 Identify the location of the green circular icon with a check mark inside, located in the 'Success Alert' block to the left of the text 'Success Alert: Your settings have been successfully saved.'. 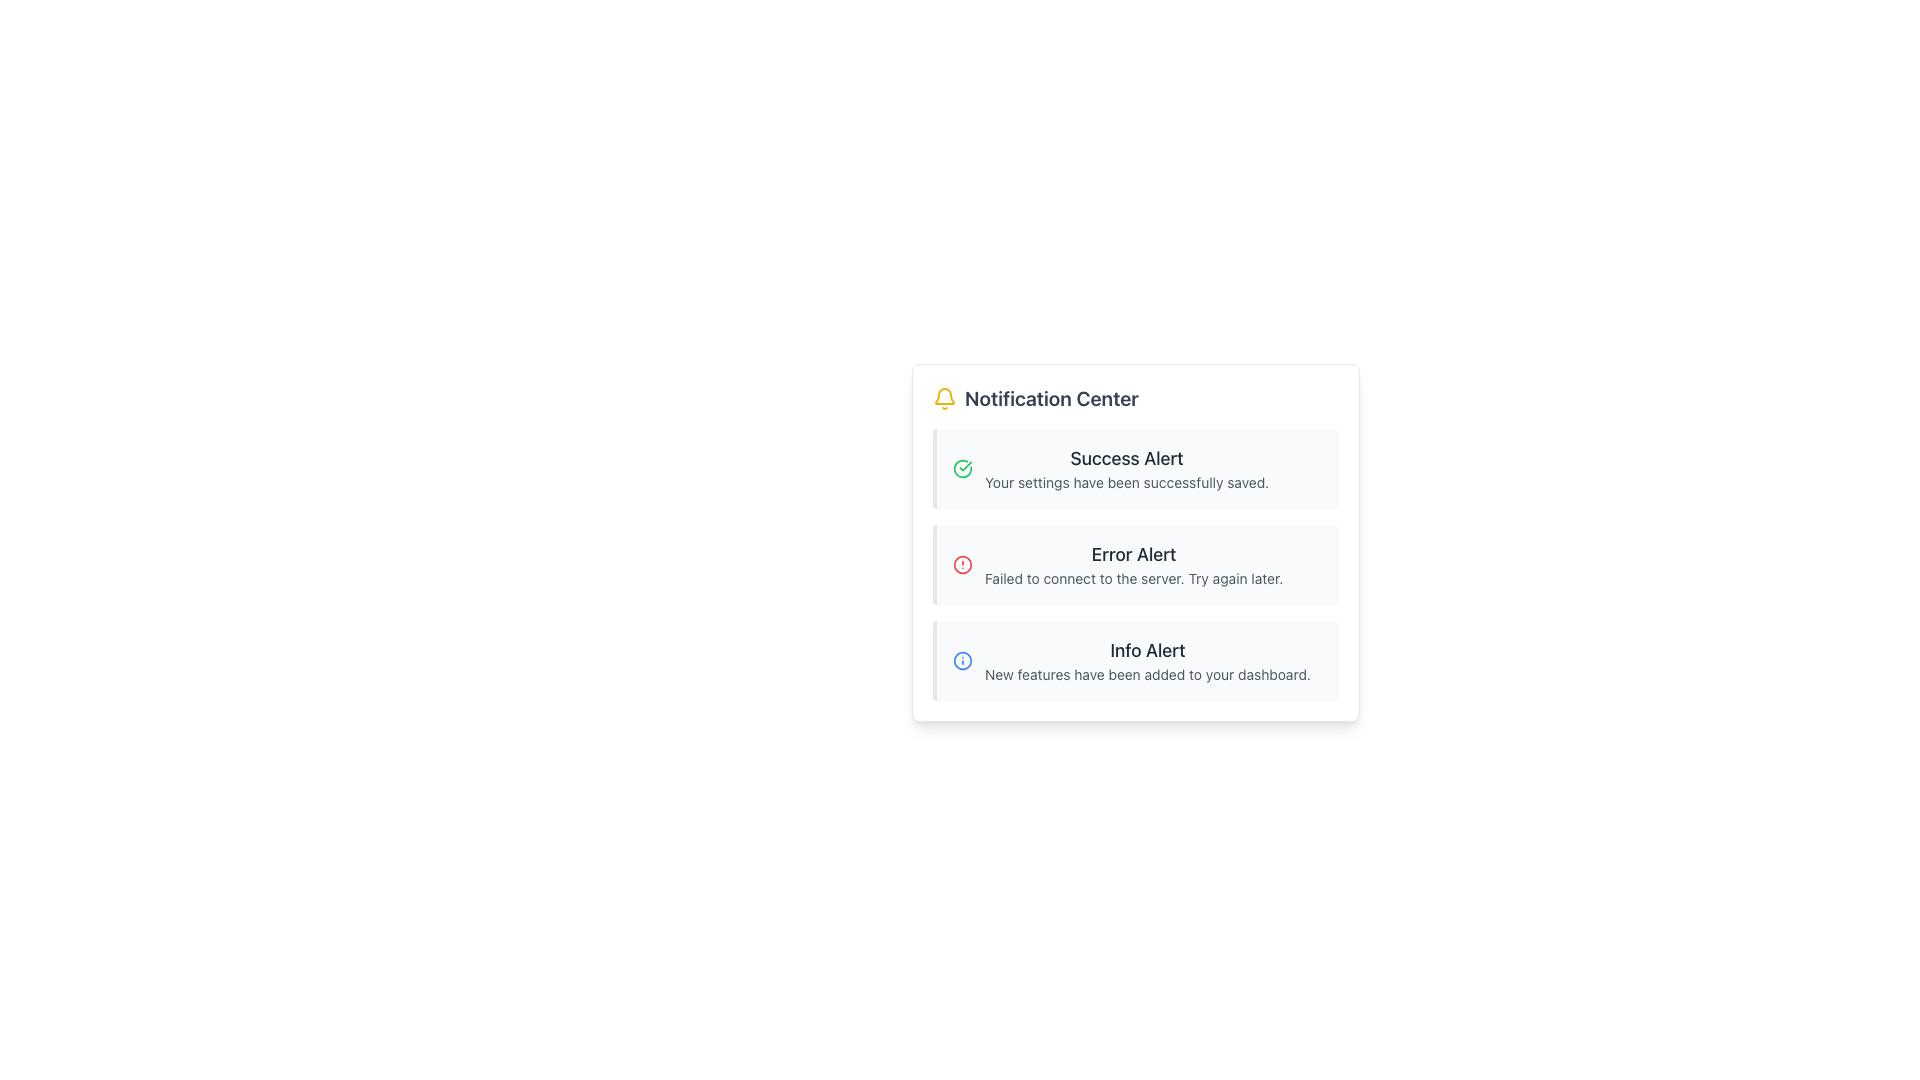
(963, 469).